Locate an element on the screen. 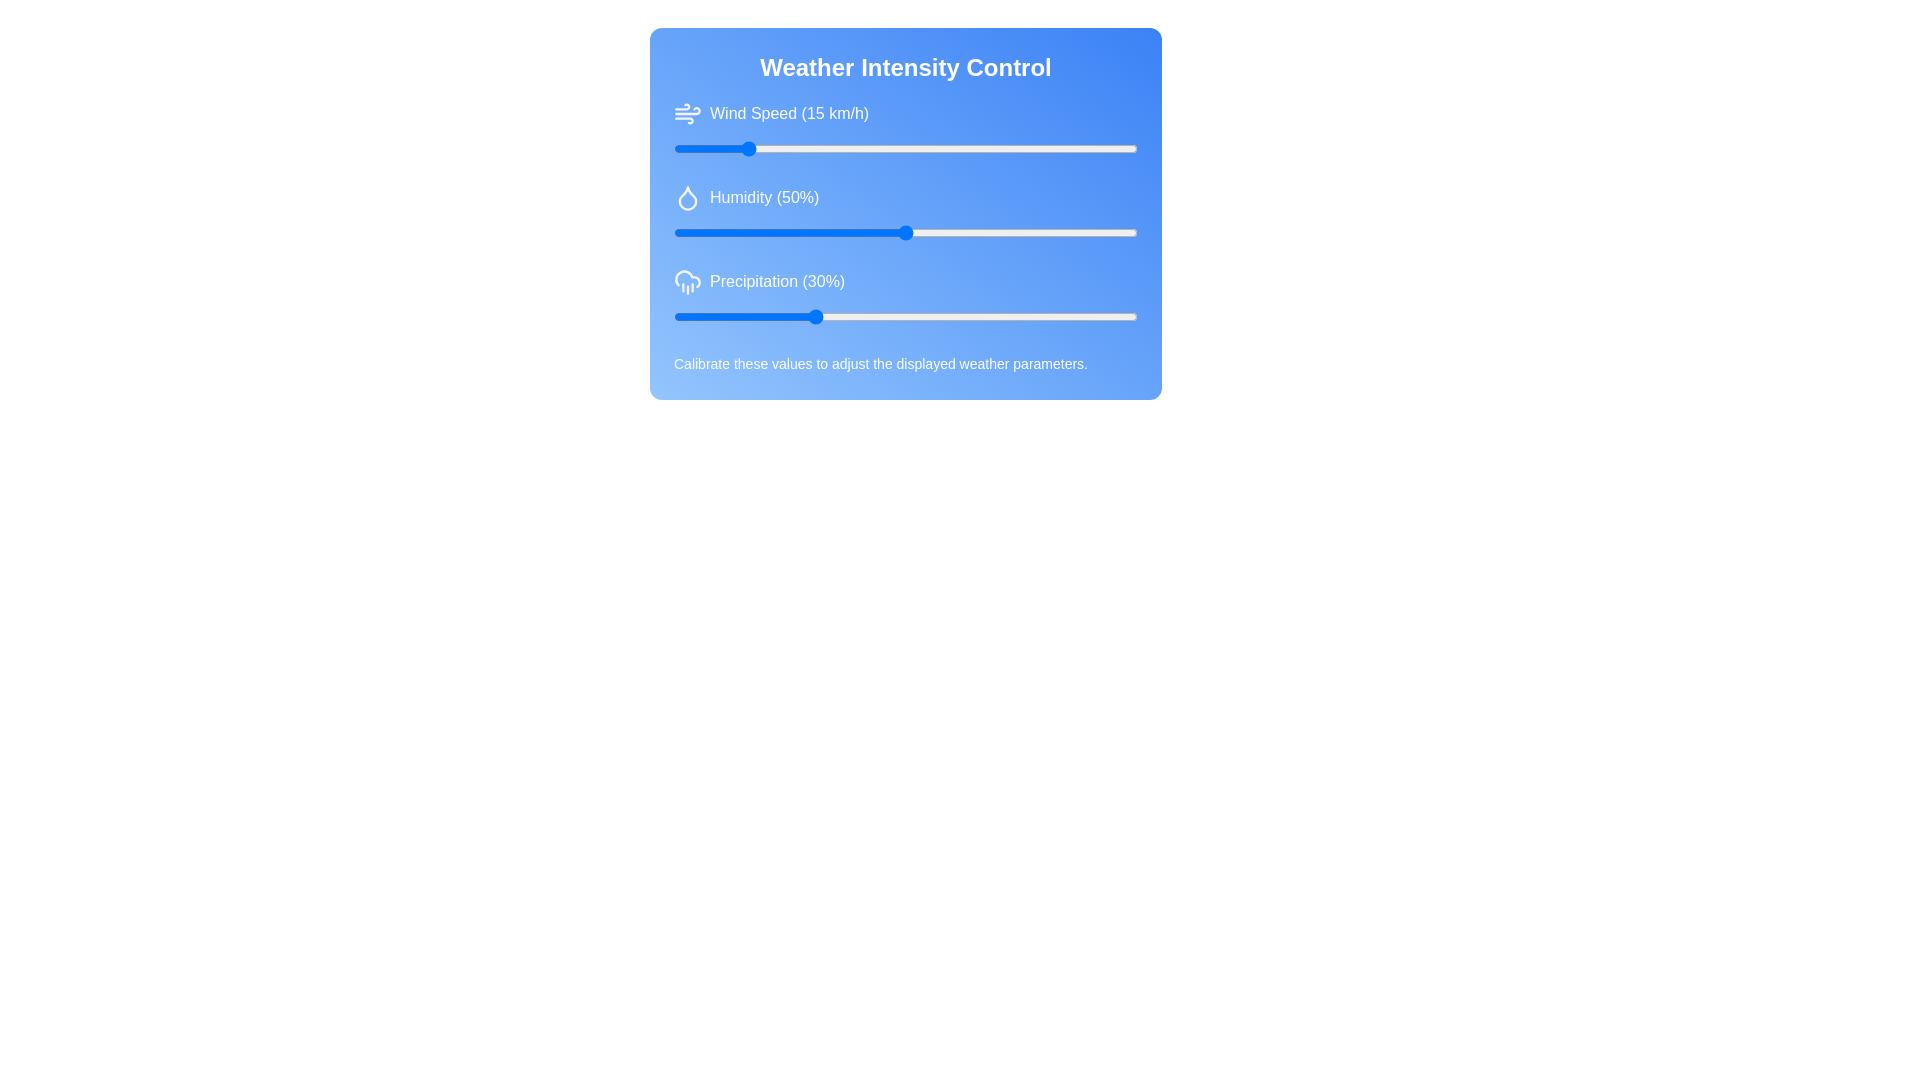  the wind speed is located at coordinates (687, 148).